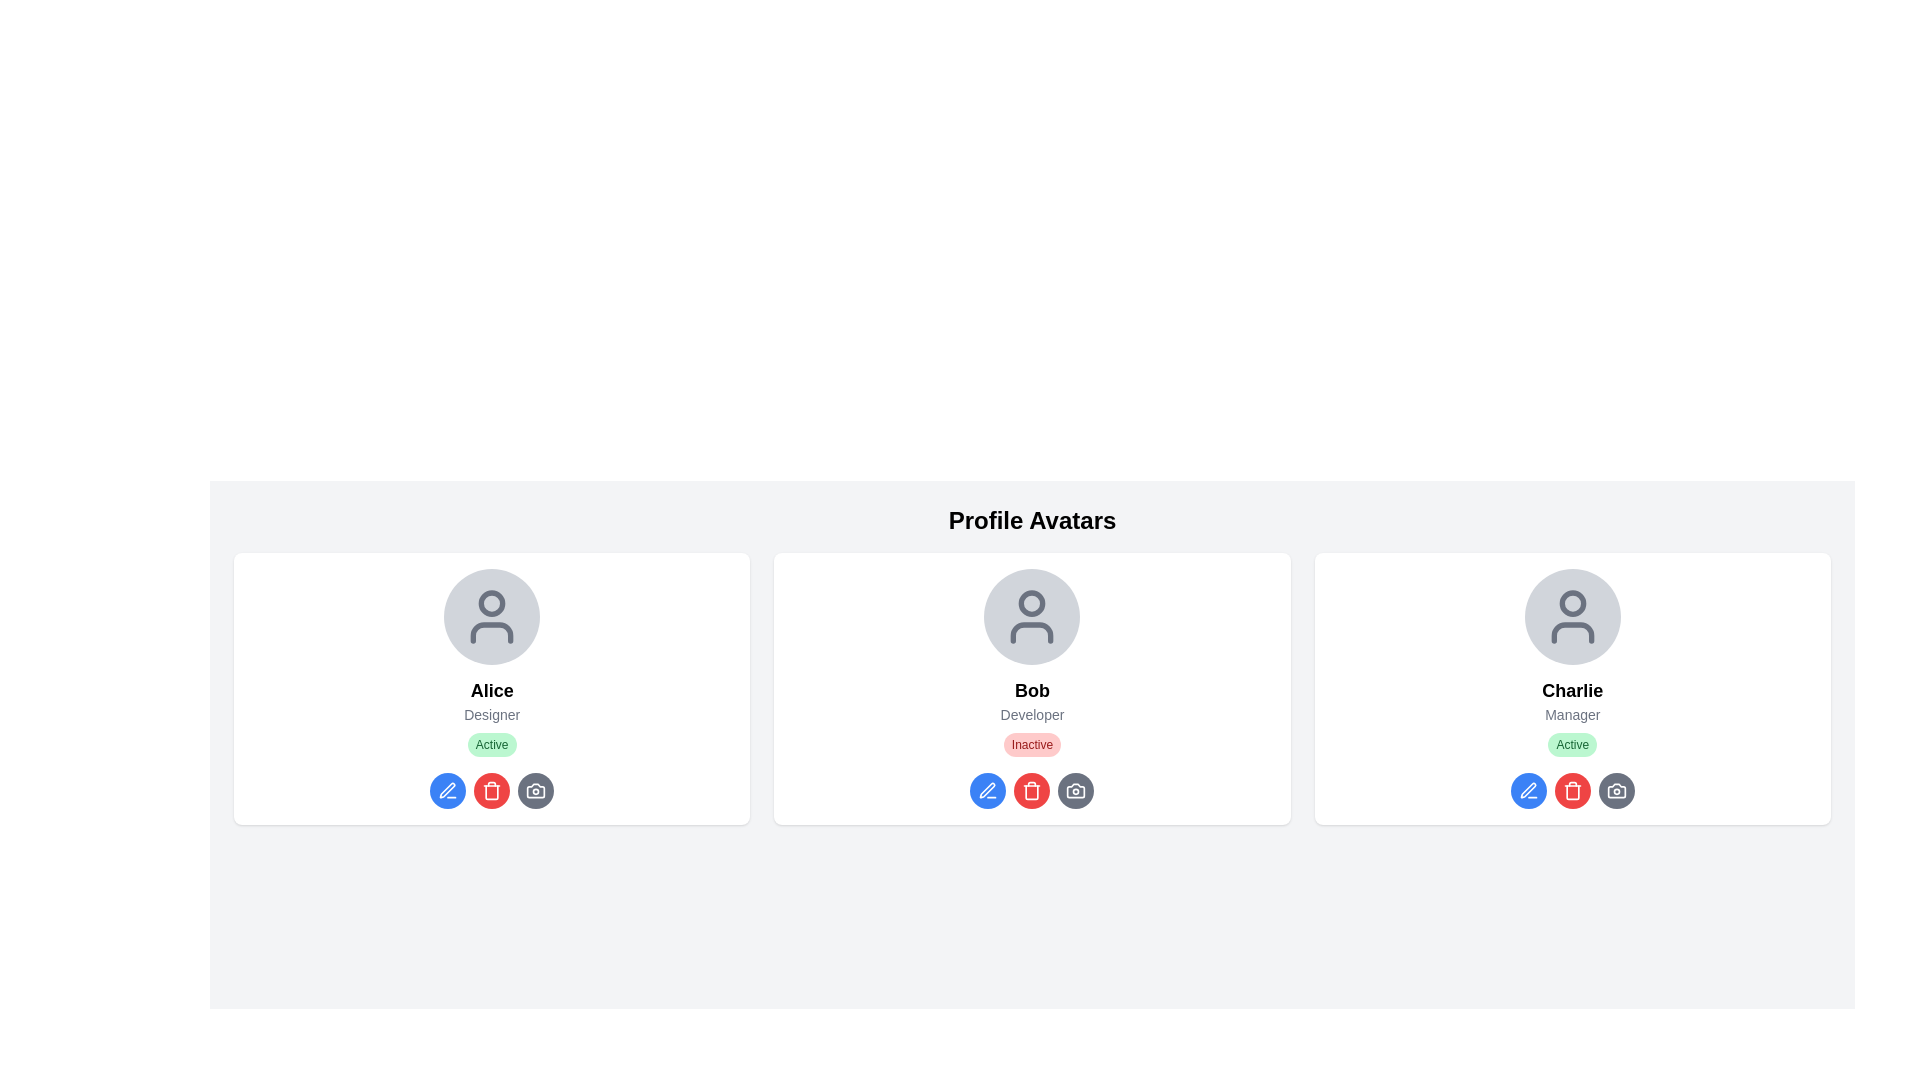  I want to click on the static text displaying the name 'Bob' in the user profile card, located centrally under the heading 'Profile Avatars', directly below the avatar graphic and above the text 'Developer', so click(1032, 689).